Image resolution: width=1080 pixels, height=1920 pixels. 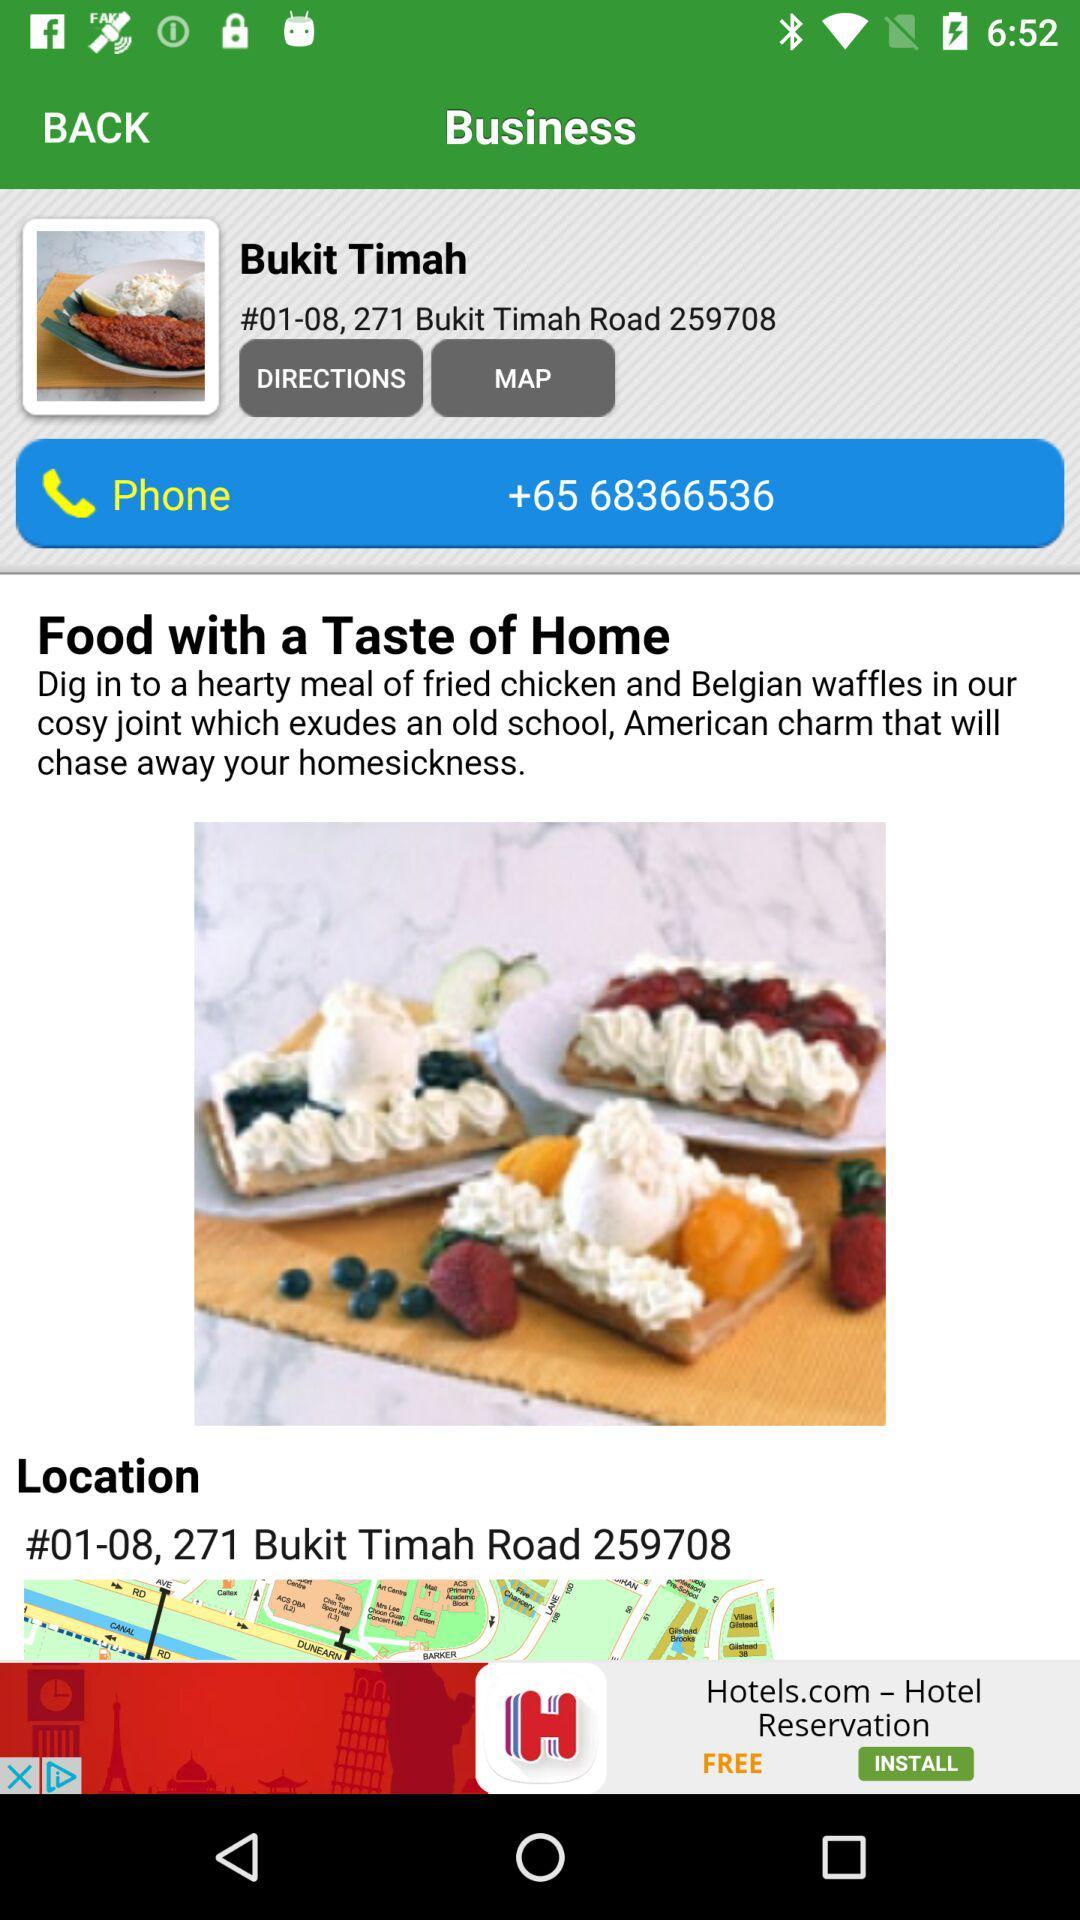 What do you see at coordinates (540, 1123) in the screenshot?
I see `the image which is above the location` at bounding box center [540, 1123].